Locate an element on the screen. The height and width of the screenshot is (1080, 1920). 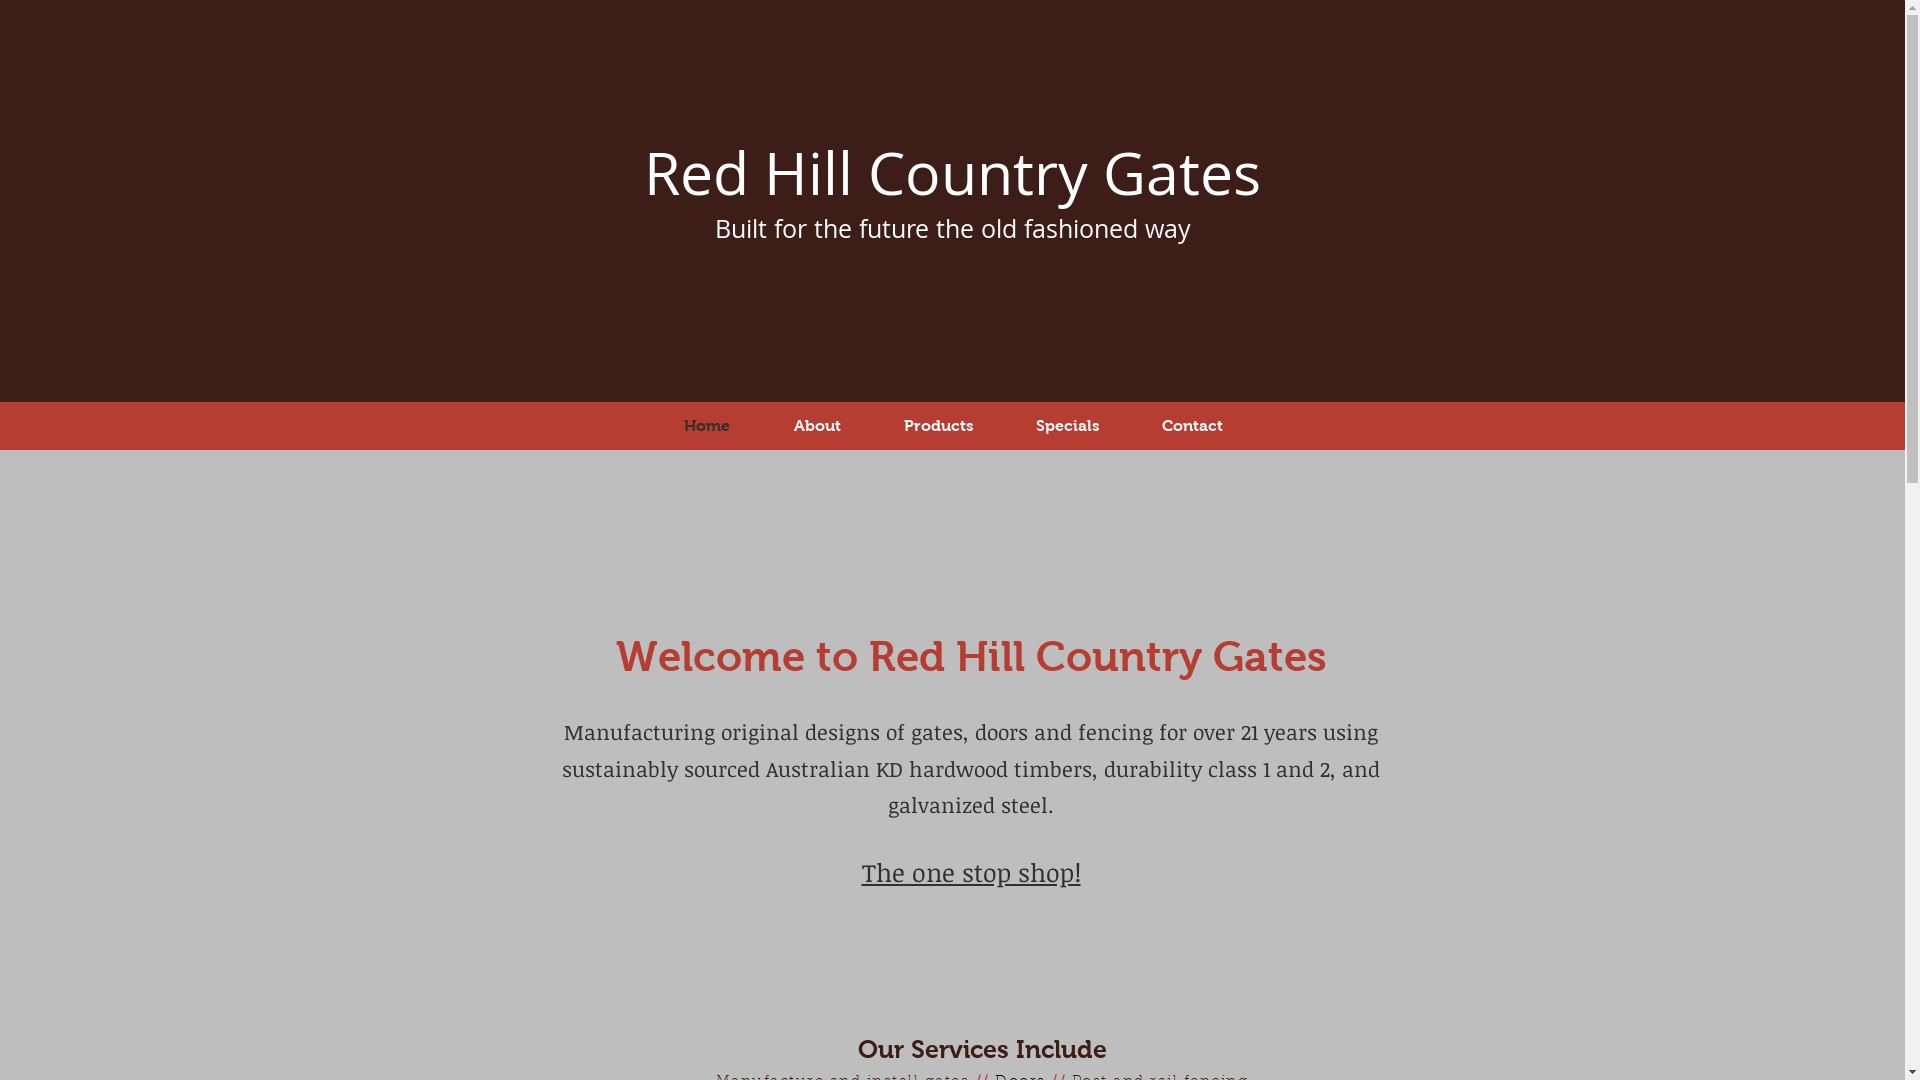
'Specials' is located at coordinates (1065, 424).